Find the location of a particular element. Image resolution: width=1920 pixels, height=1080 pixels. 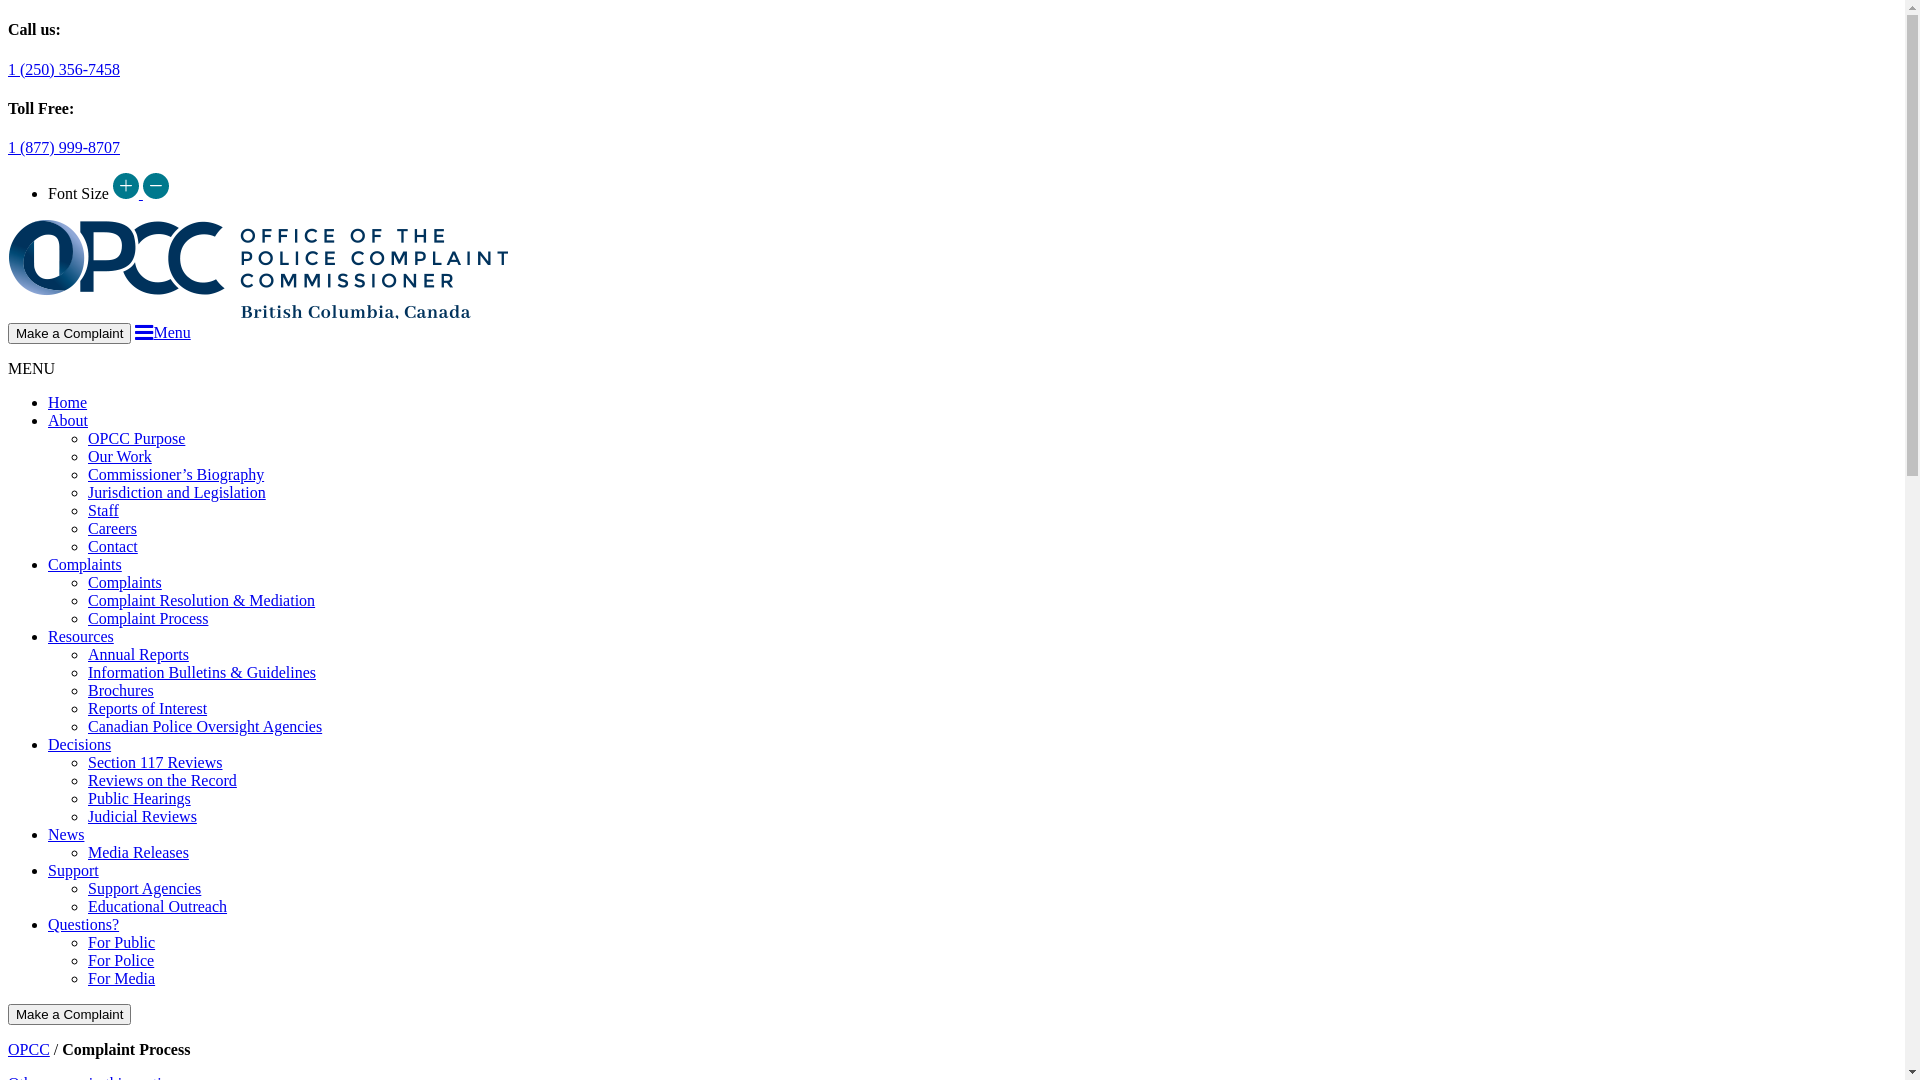

'Media Releases' is located at coordinates (137, 852).